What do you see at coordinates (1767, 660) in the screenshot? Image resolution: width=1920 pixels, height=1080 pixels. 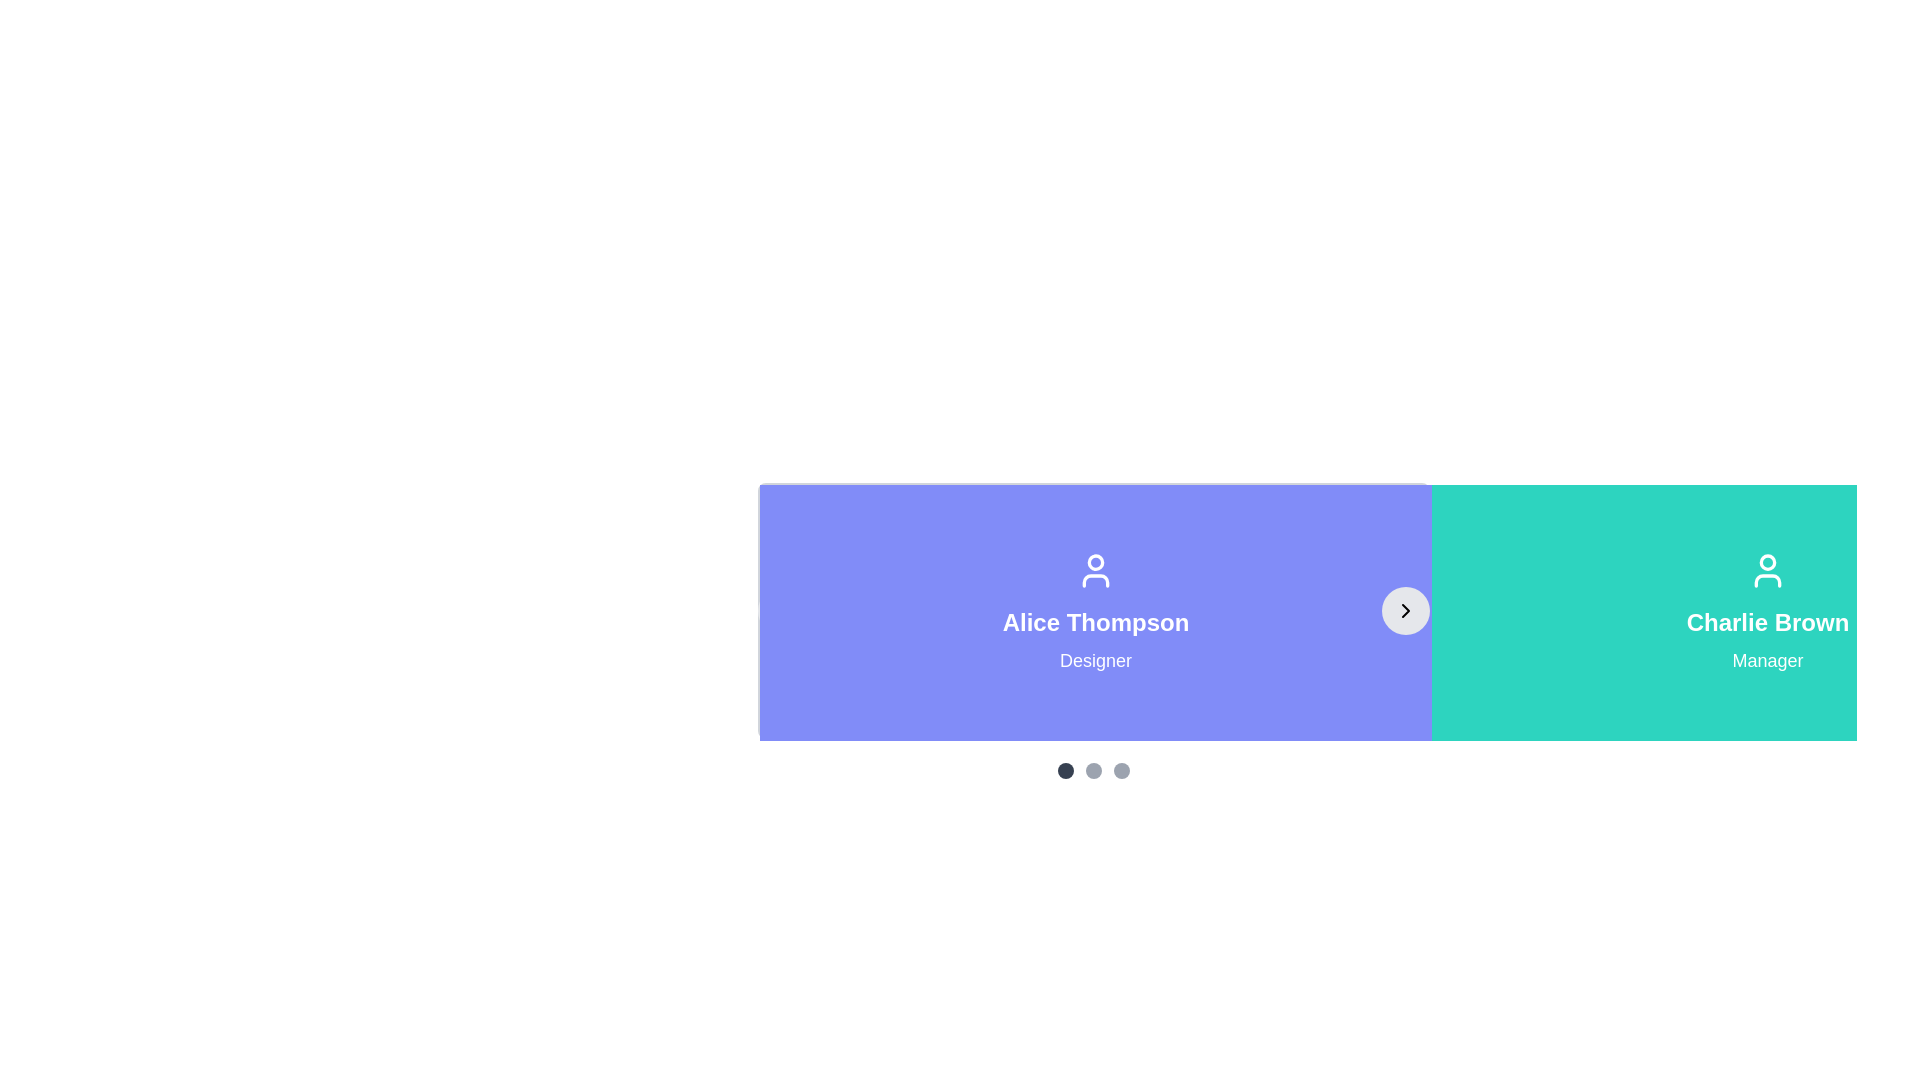 I see `the static text label that provides a description associated with 'Charlie Brown', located in a turquoise-colored panel on the right, underneath the text 'Charlie Brown'` at bounding box center [1767, 660].